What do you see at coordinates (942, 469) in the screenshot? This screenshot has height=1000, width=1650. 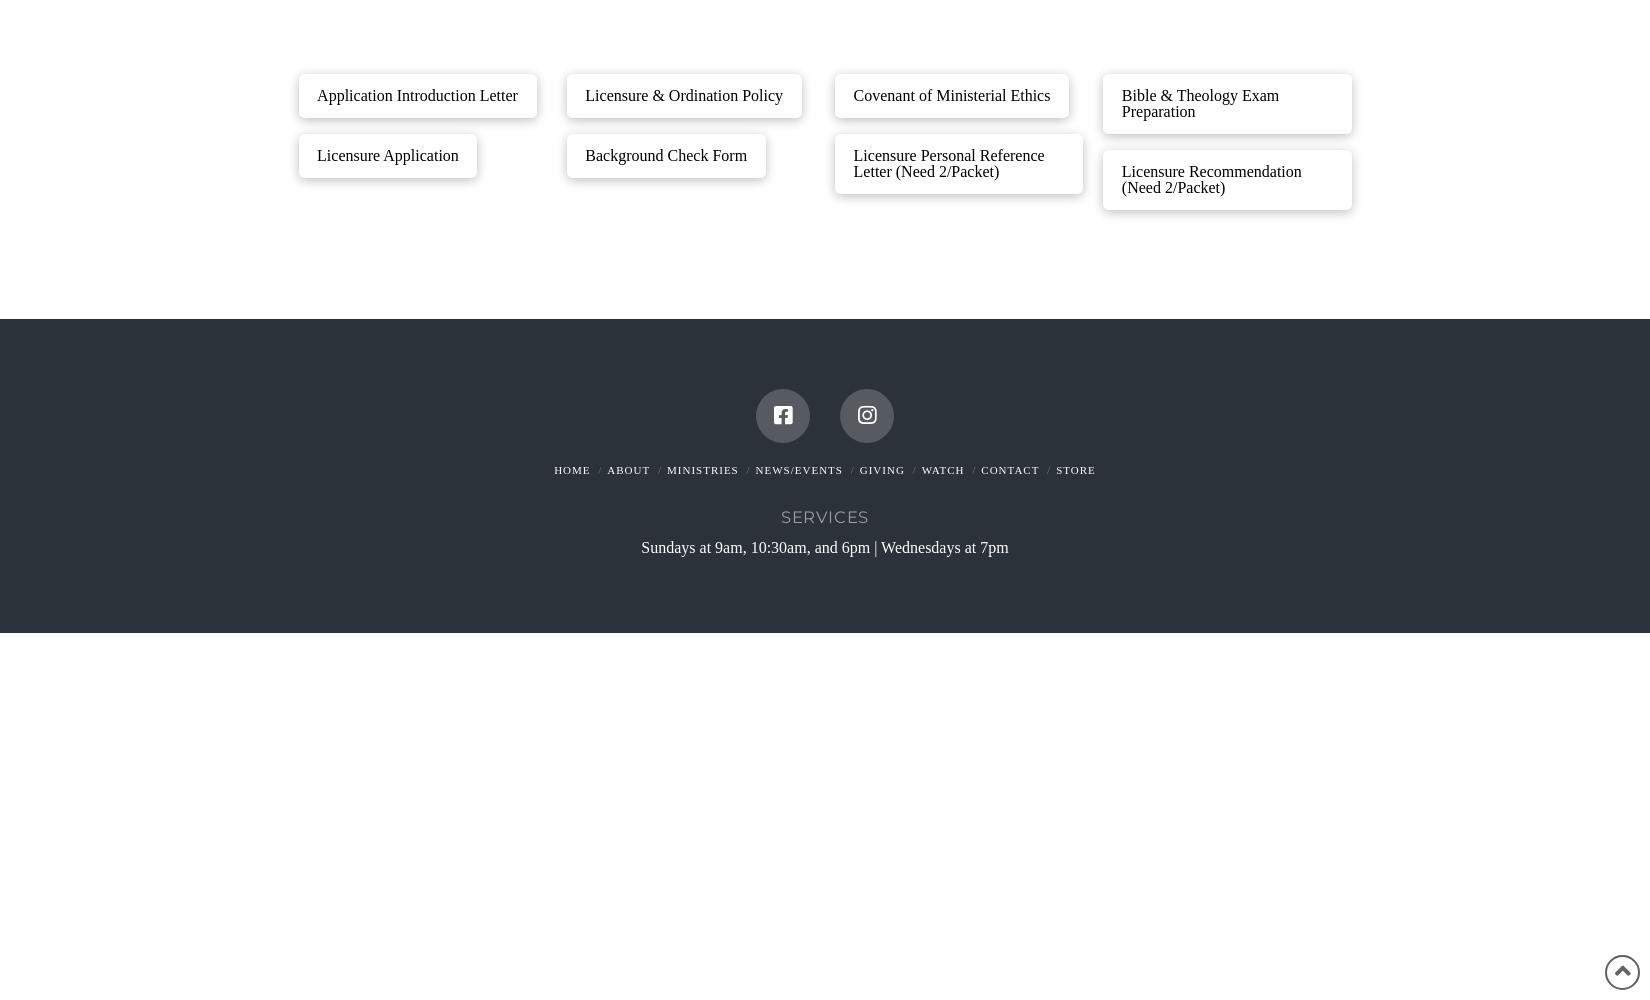 I see `'Watch'` at bounding box center [942, 469].